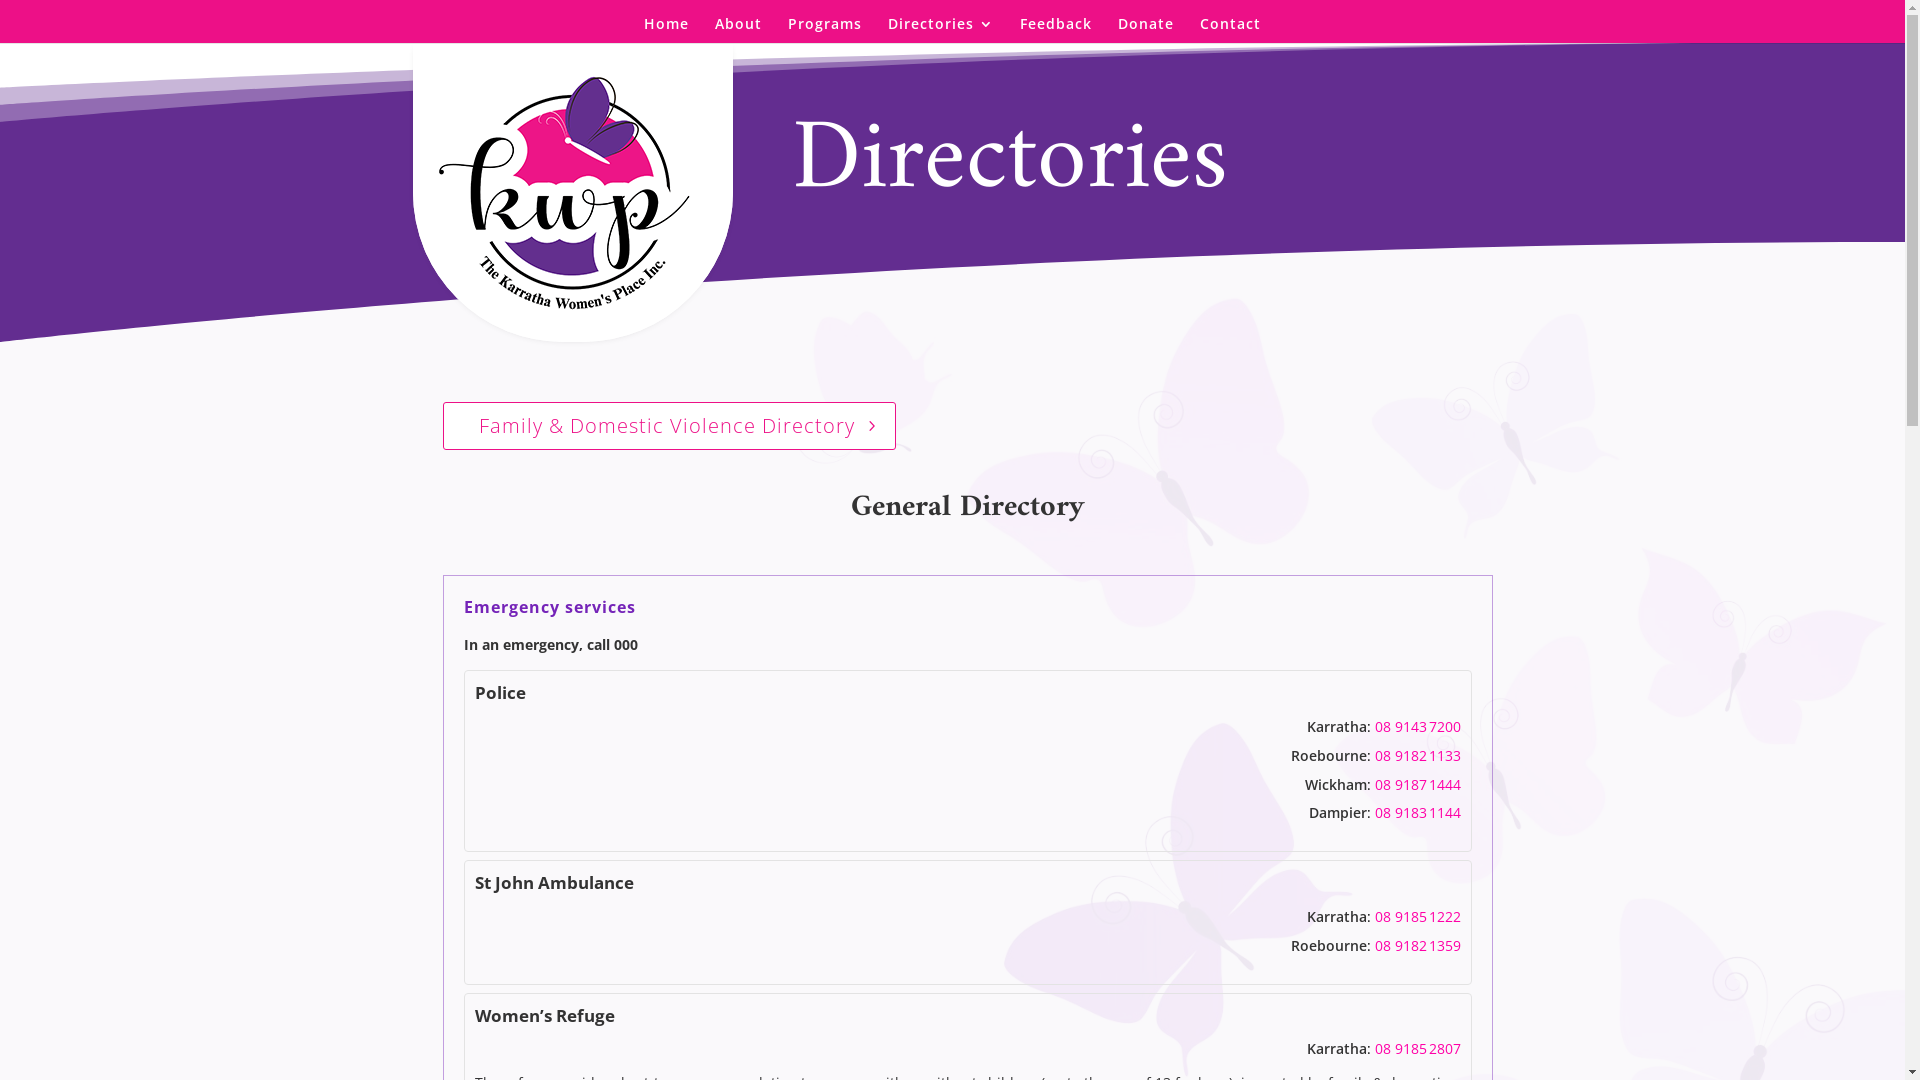 This screenshot has width=1920, height=1080. Describe the element at coordinates (1200, 30) in the screenshot. I see `'Contact'` at that location.